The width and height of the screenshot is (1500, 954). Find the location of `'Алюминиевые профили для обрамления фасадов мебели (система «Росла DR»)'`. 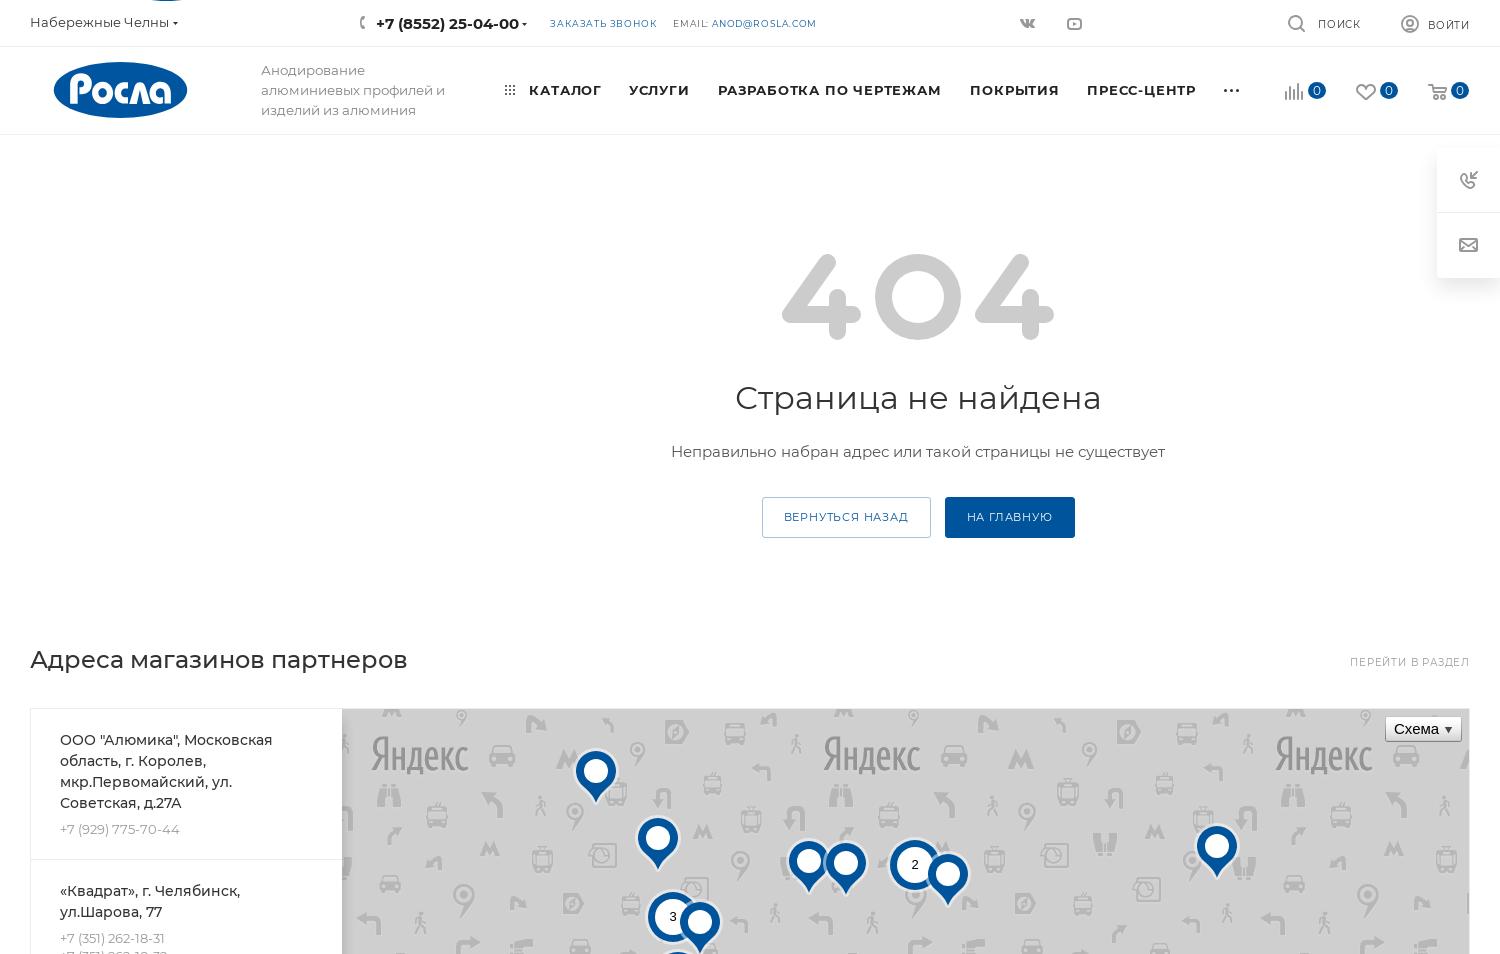

'Алюминиевые профили для обрамления фасадов мебели (система «Росла DR»)' is located at coordinates (848, 290).